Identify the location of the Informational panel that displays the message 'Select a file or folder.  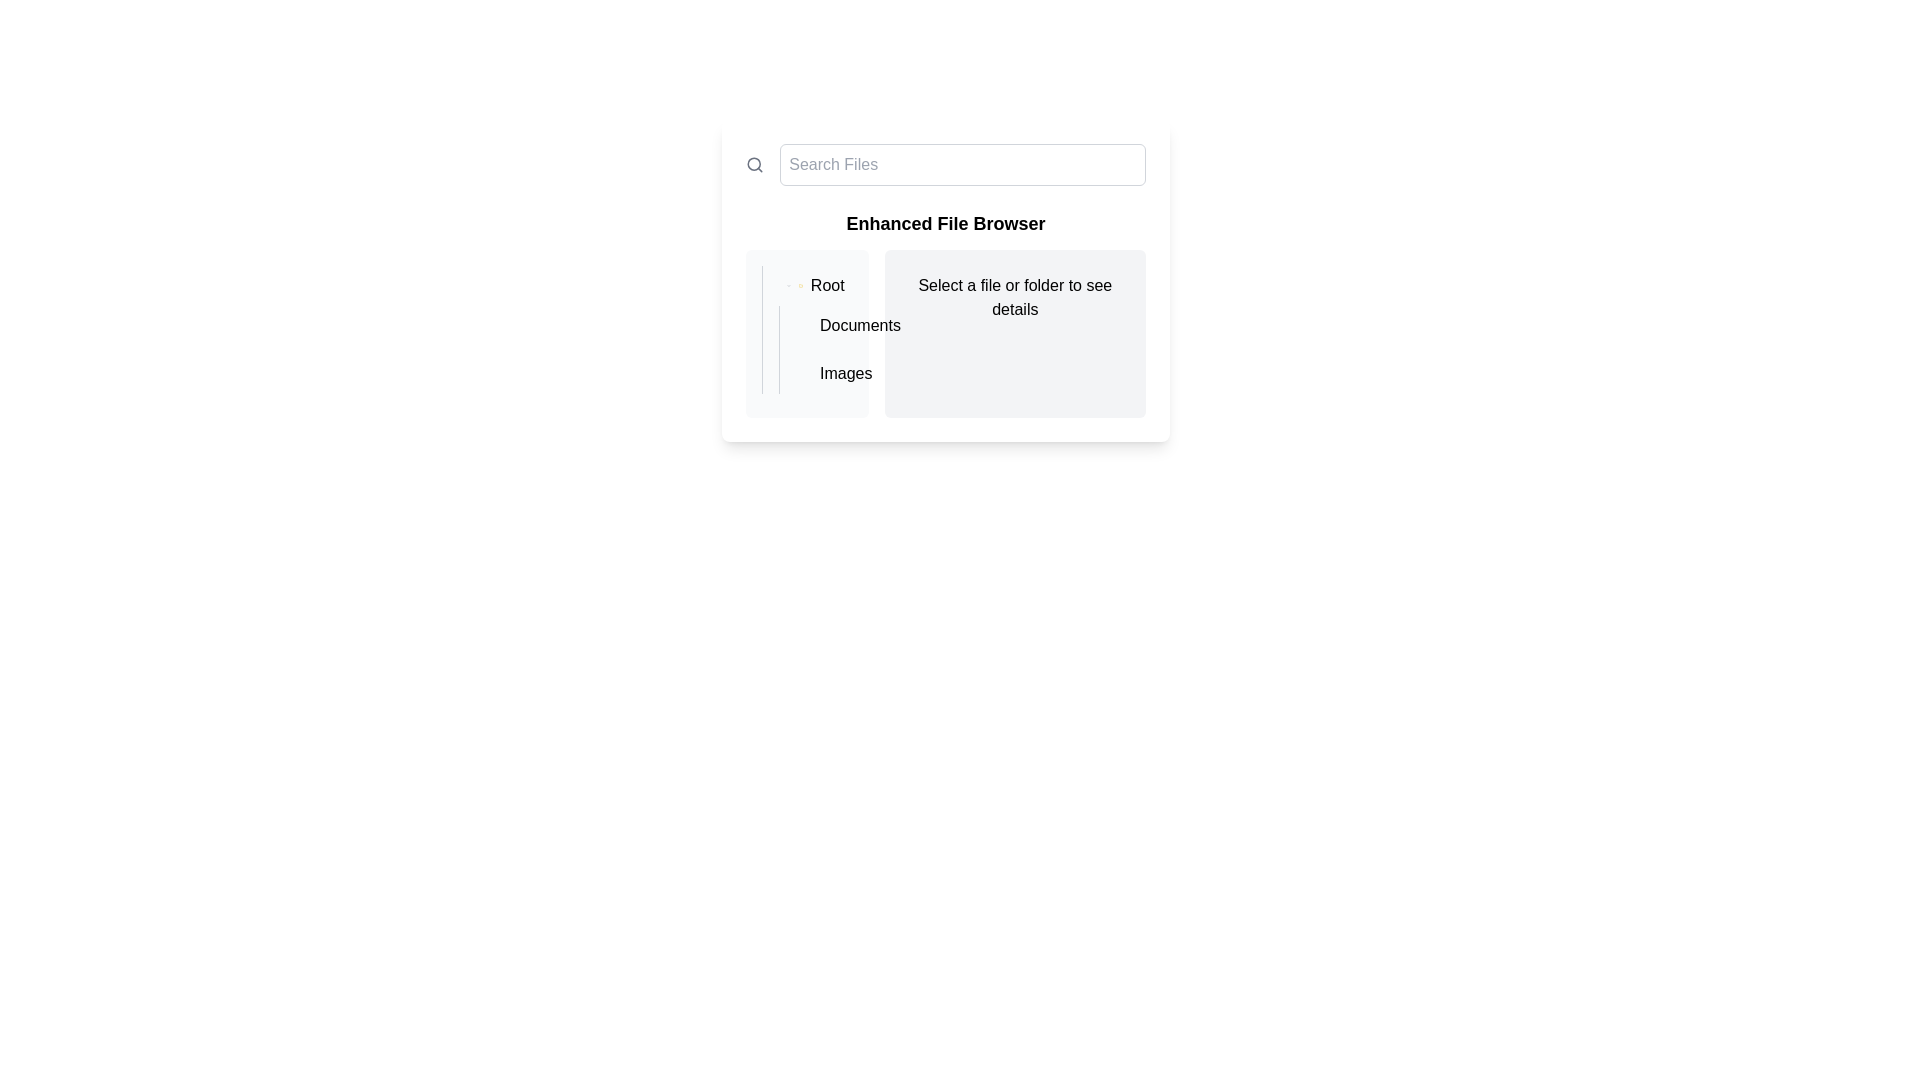
(1015, 333).